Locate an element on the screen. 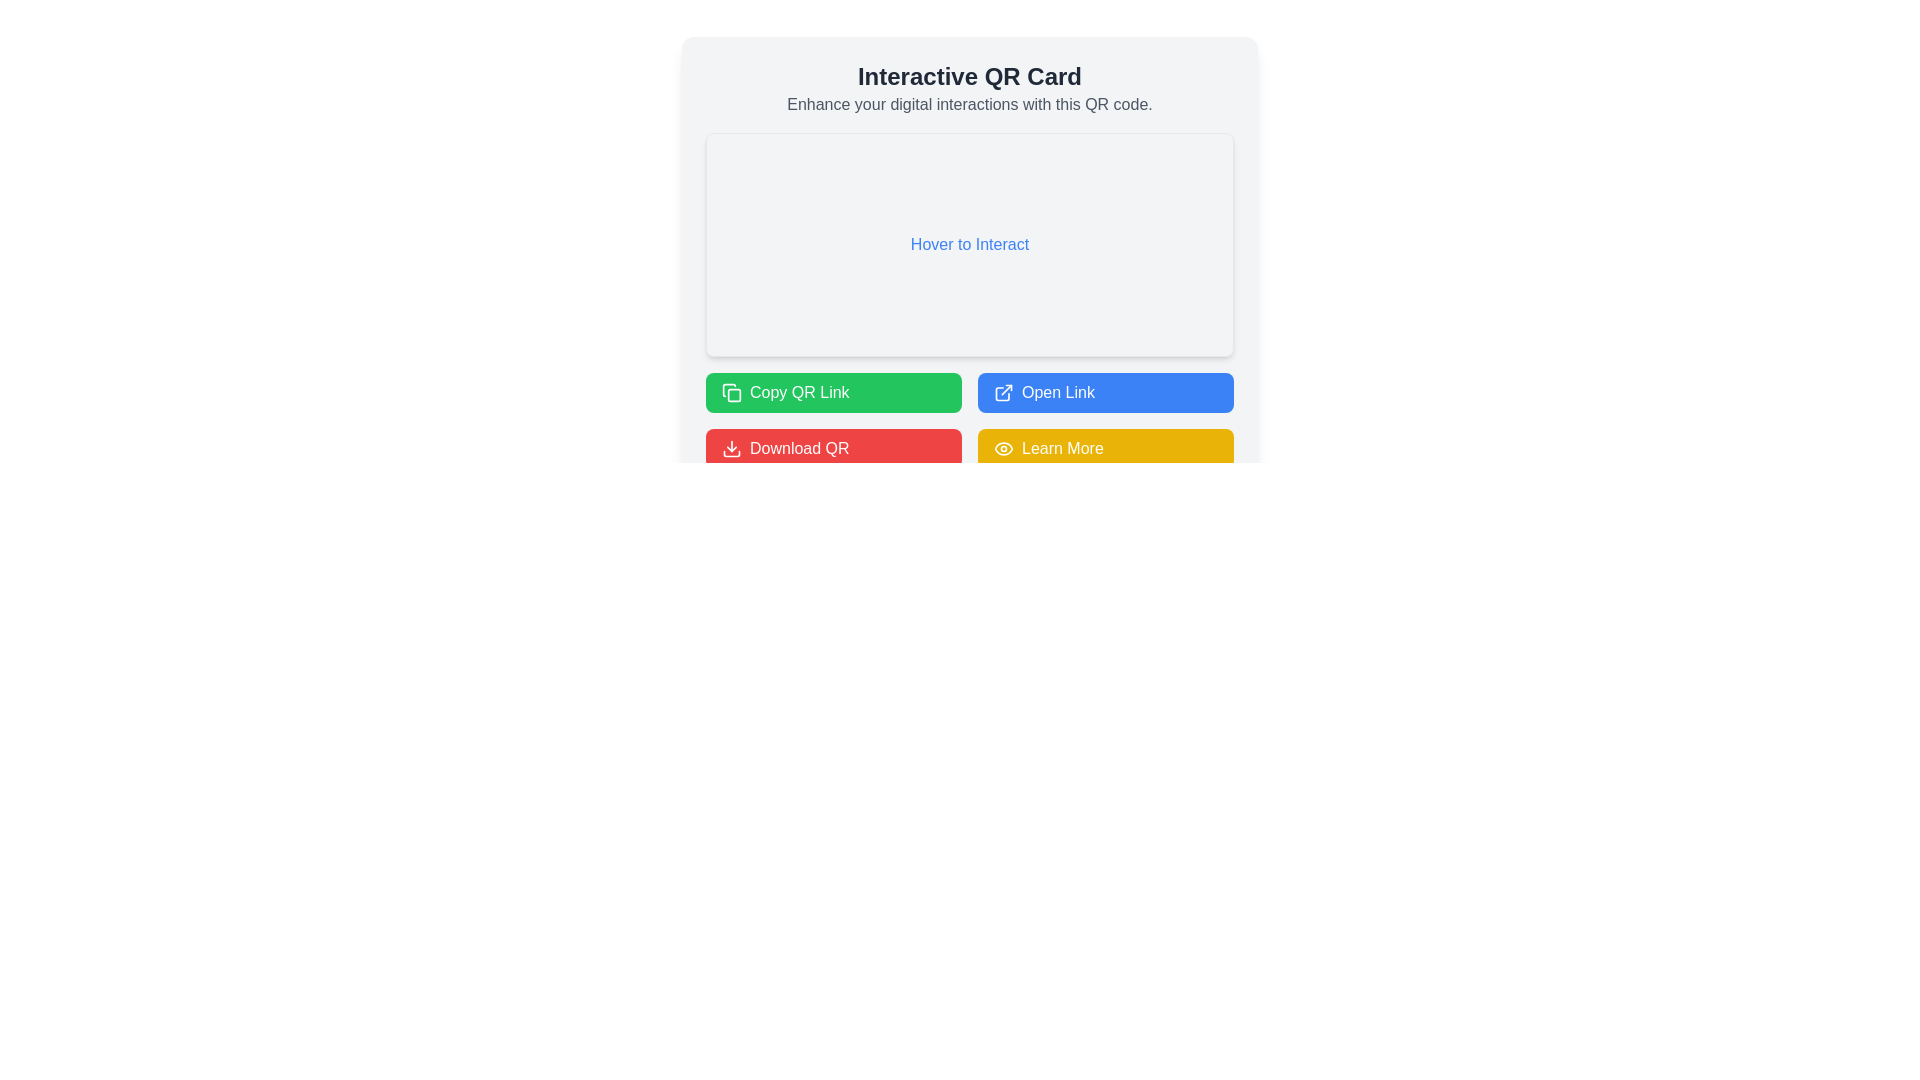 This screenshot has height=1080, width=1920. the red button labeled 'Download QR' with a downward arrow icon is located at coordinates (834, 447).